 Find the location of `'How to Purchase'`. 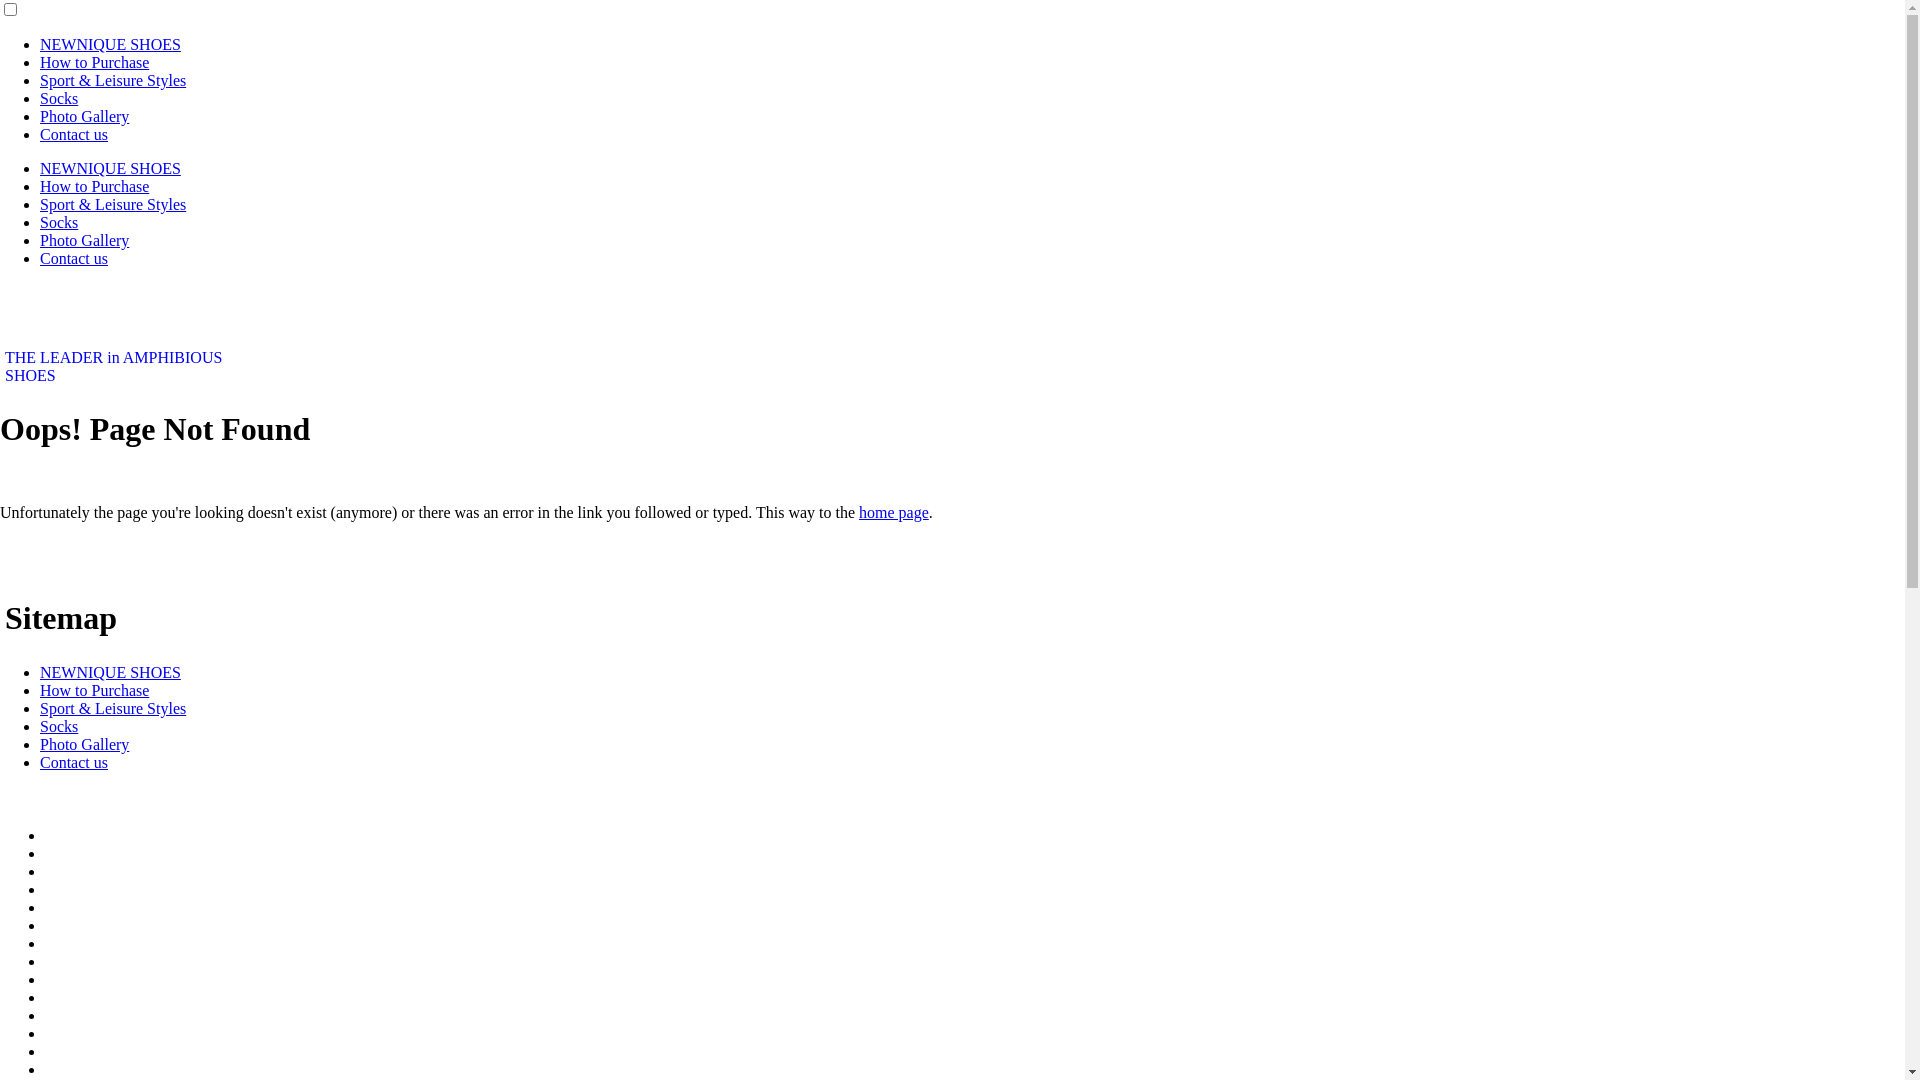

'How to Purchase' is located at coordinates (93, 61).